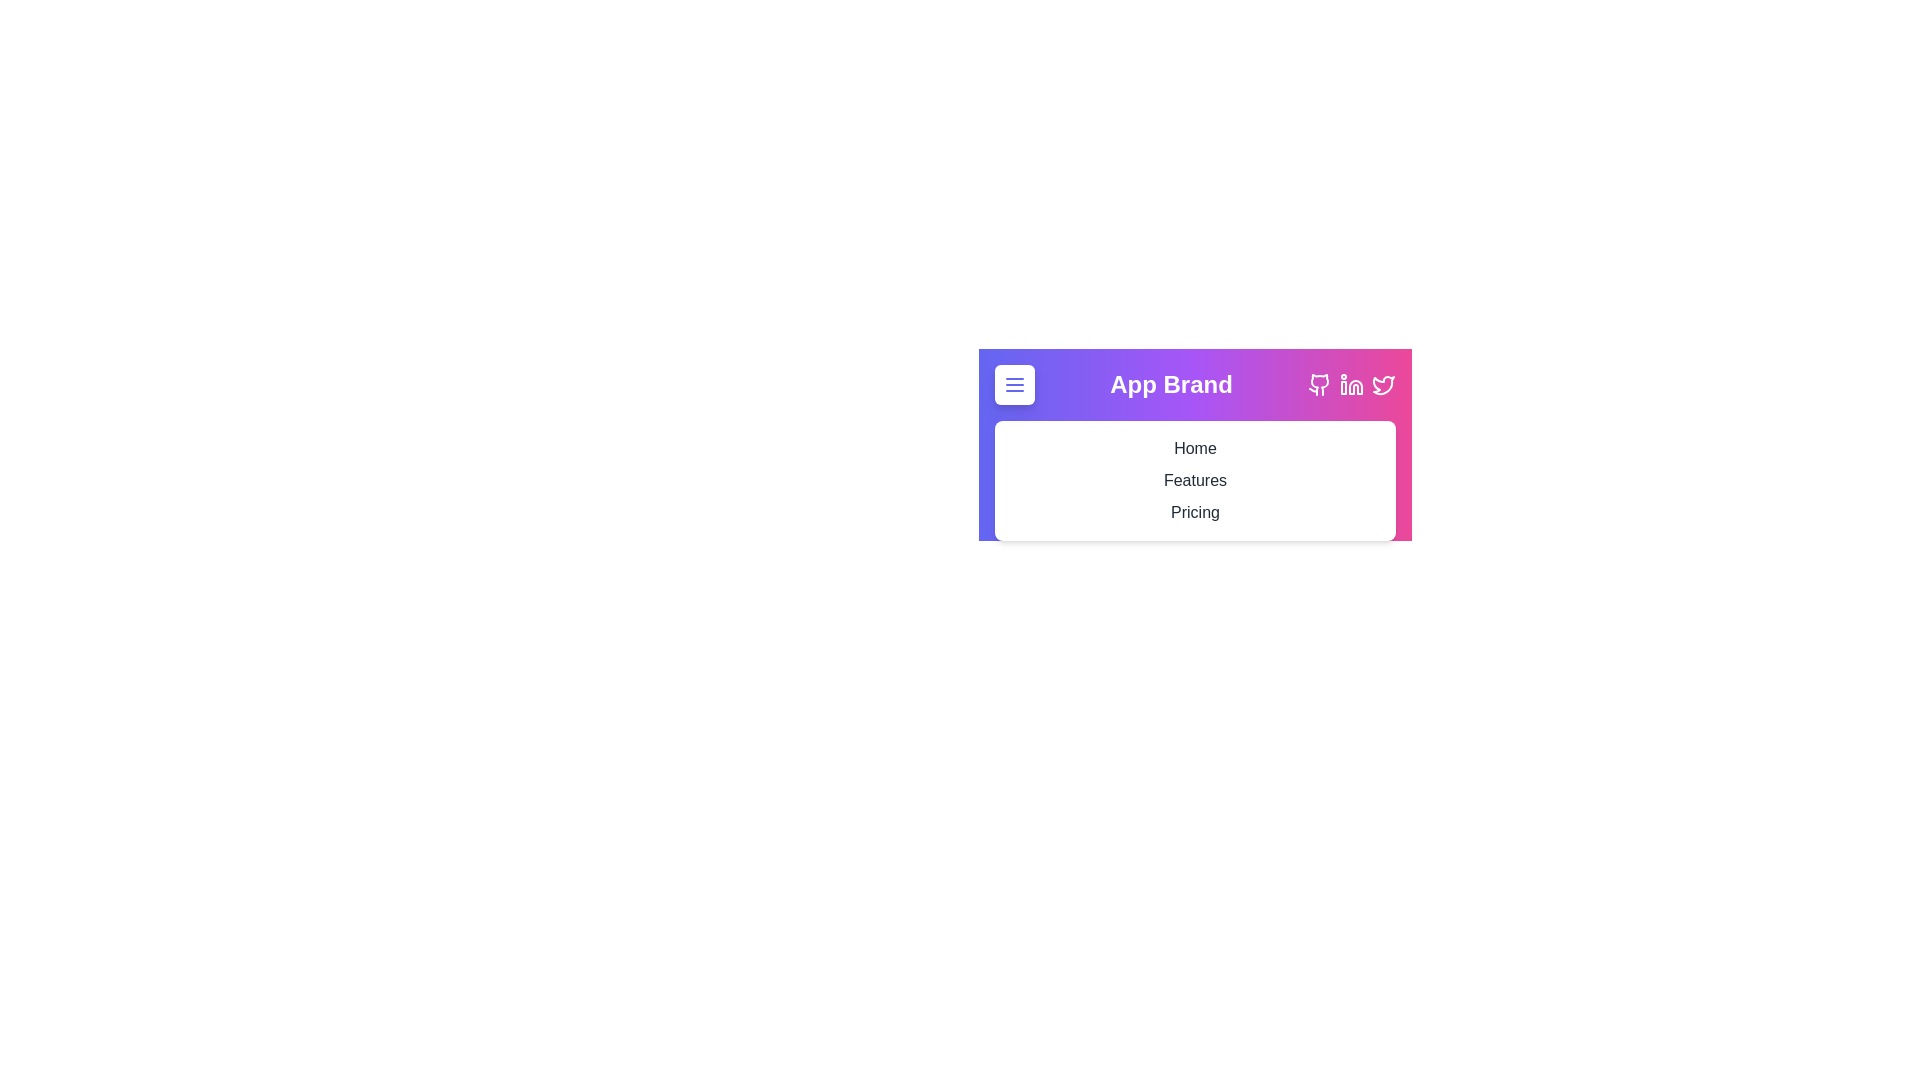 The image size is (1920, 1080). What do you see at coordinates (1382, 385) in the screenshot?
I see `the Twitter icon button` at bounding box center [1382, 385].